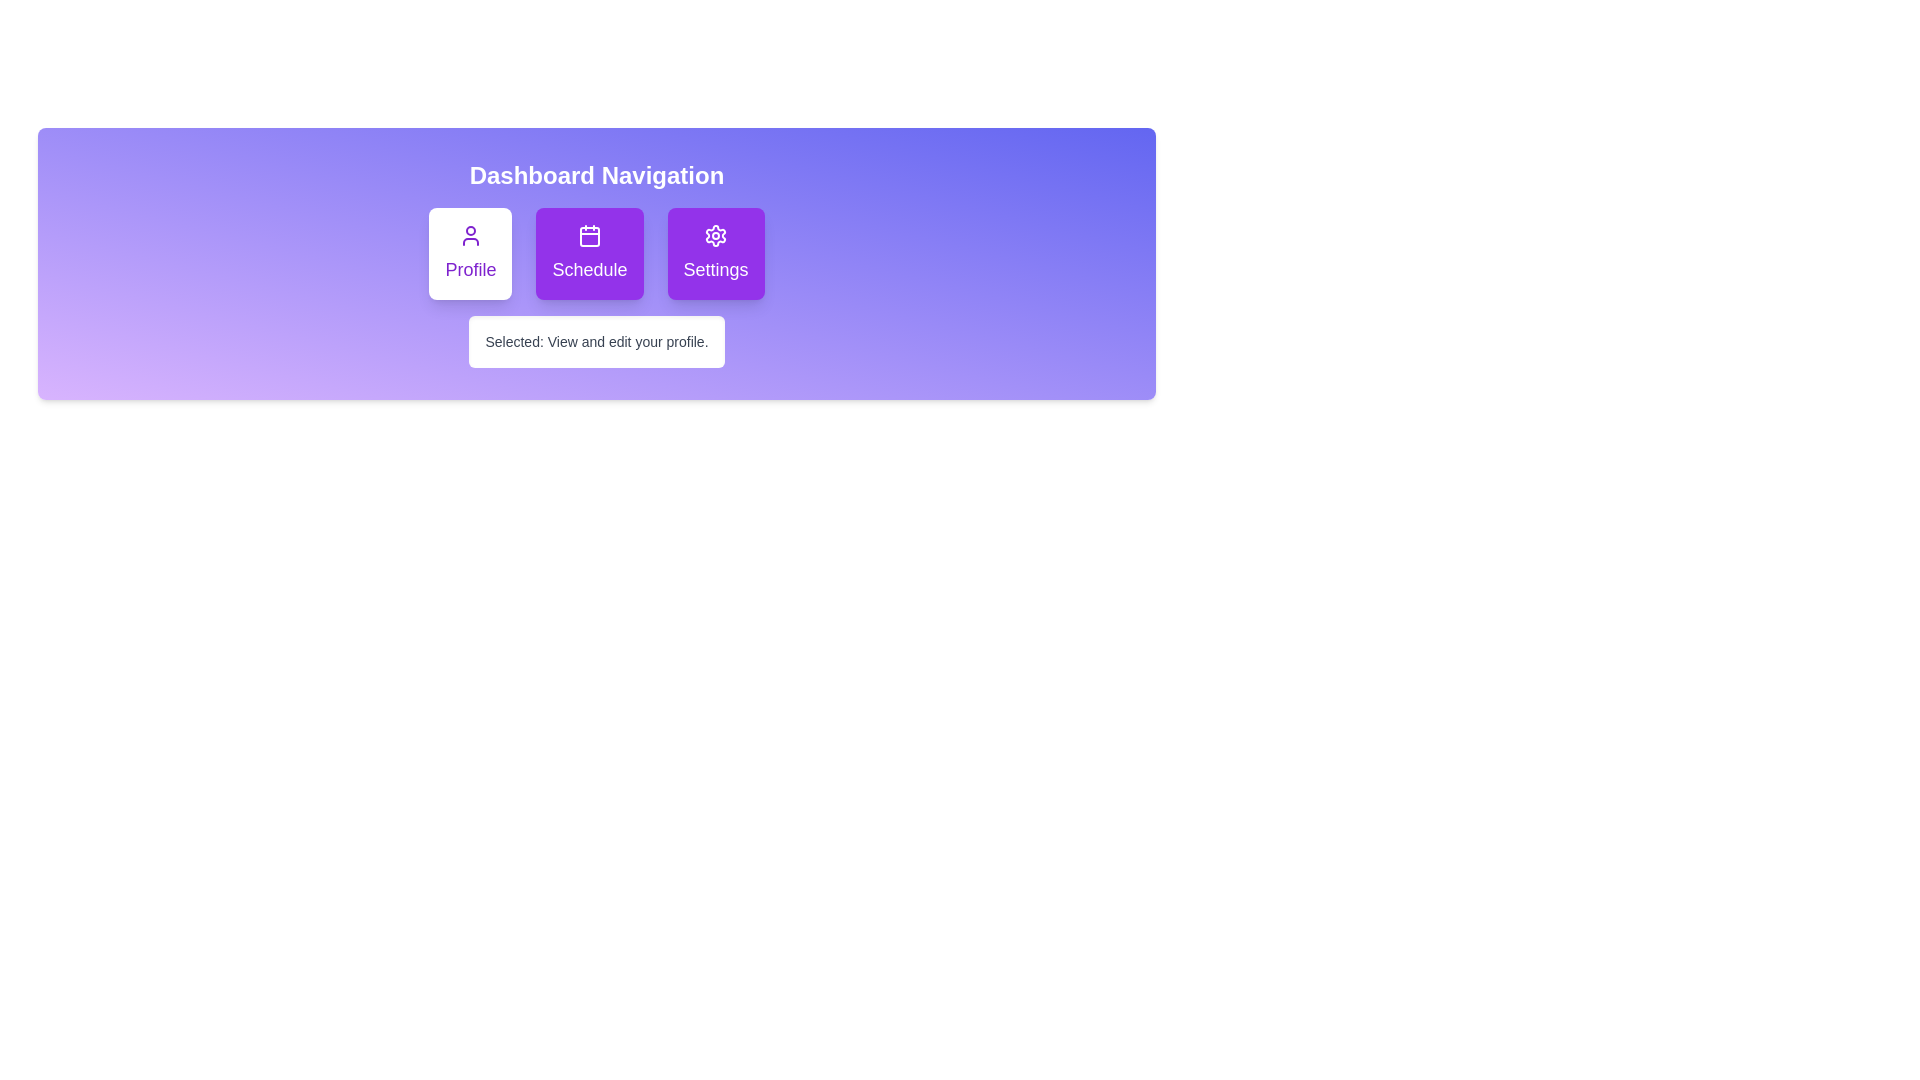 The width and height of the screenshot is (1920, 1080). Describe the element at coordinates (715, 270) in the screenshot. I see `the 'Settings' text label, which is styled with a medium bold font and located at the bottom of a card with a purple background, below a settings gear icon` at that location.